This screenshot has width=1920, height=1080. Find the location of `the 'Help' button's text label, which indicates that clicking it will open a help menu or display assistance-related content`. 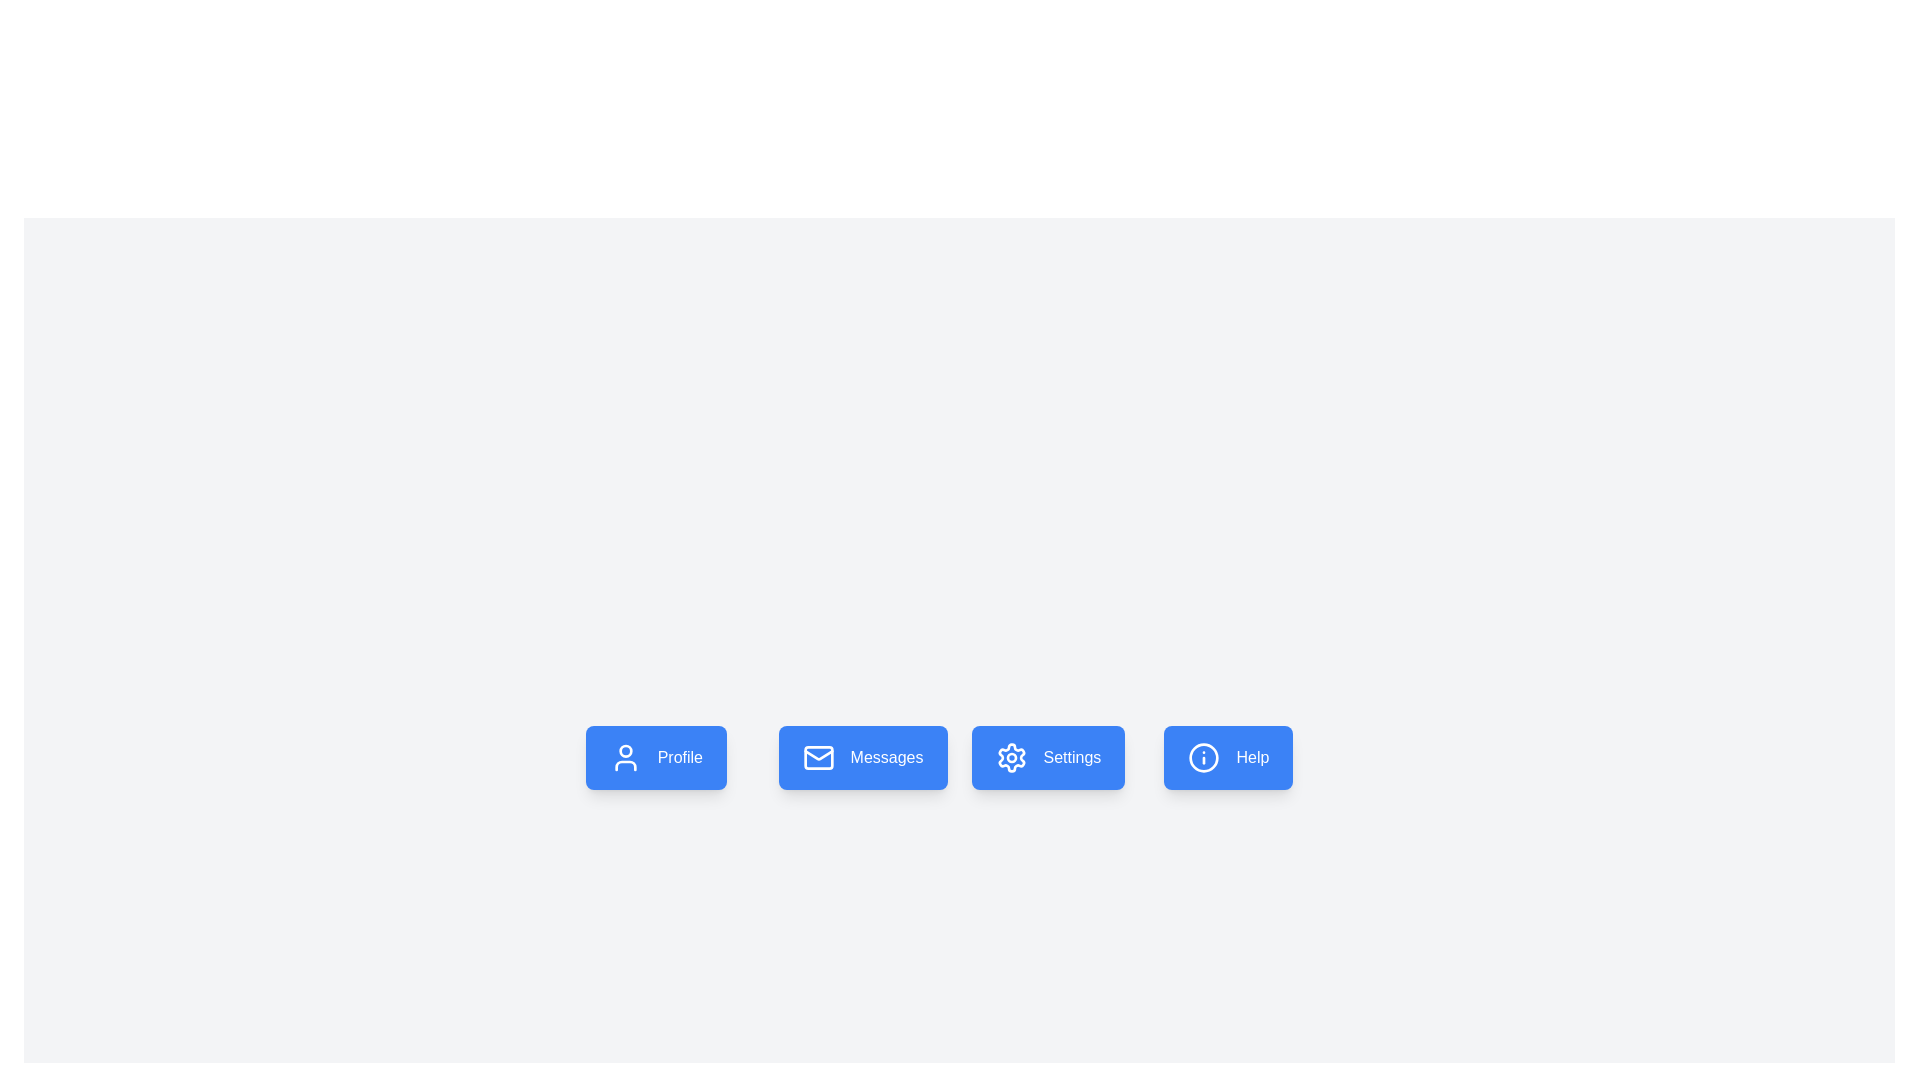

the 'Help' button's text label, which indicates that clicking it will open a help menu or display assistance-related content is located at coordinates (1251, 758).